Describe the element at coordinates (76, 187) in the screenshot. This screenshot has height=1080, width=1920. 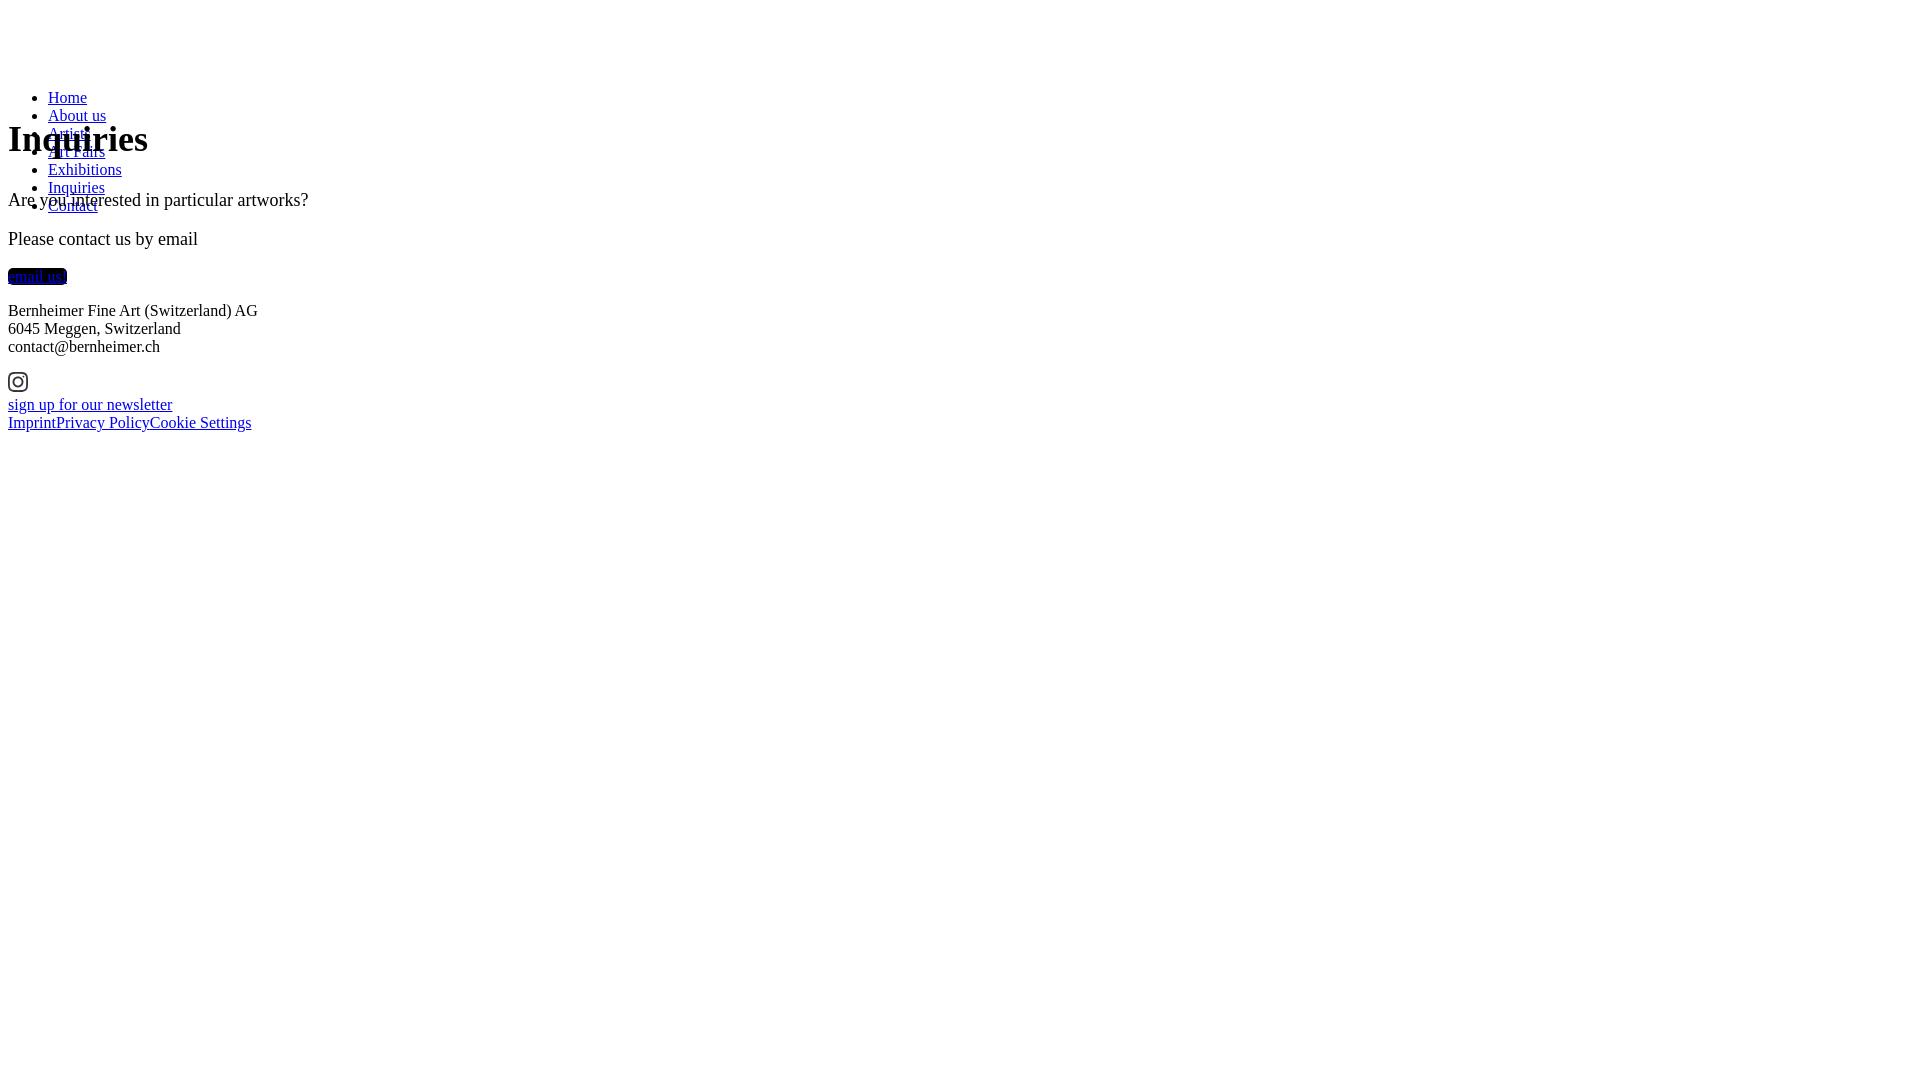
I see `'Inquiries'` at that location.